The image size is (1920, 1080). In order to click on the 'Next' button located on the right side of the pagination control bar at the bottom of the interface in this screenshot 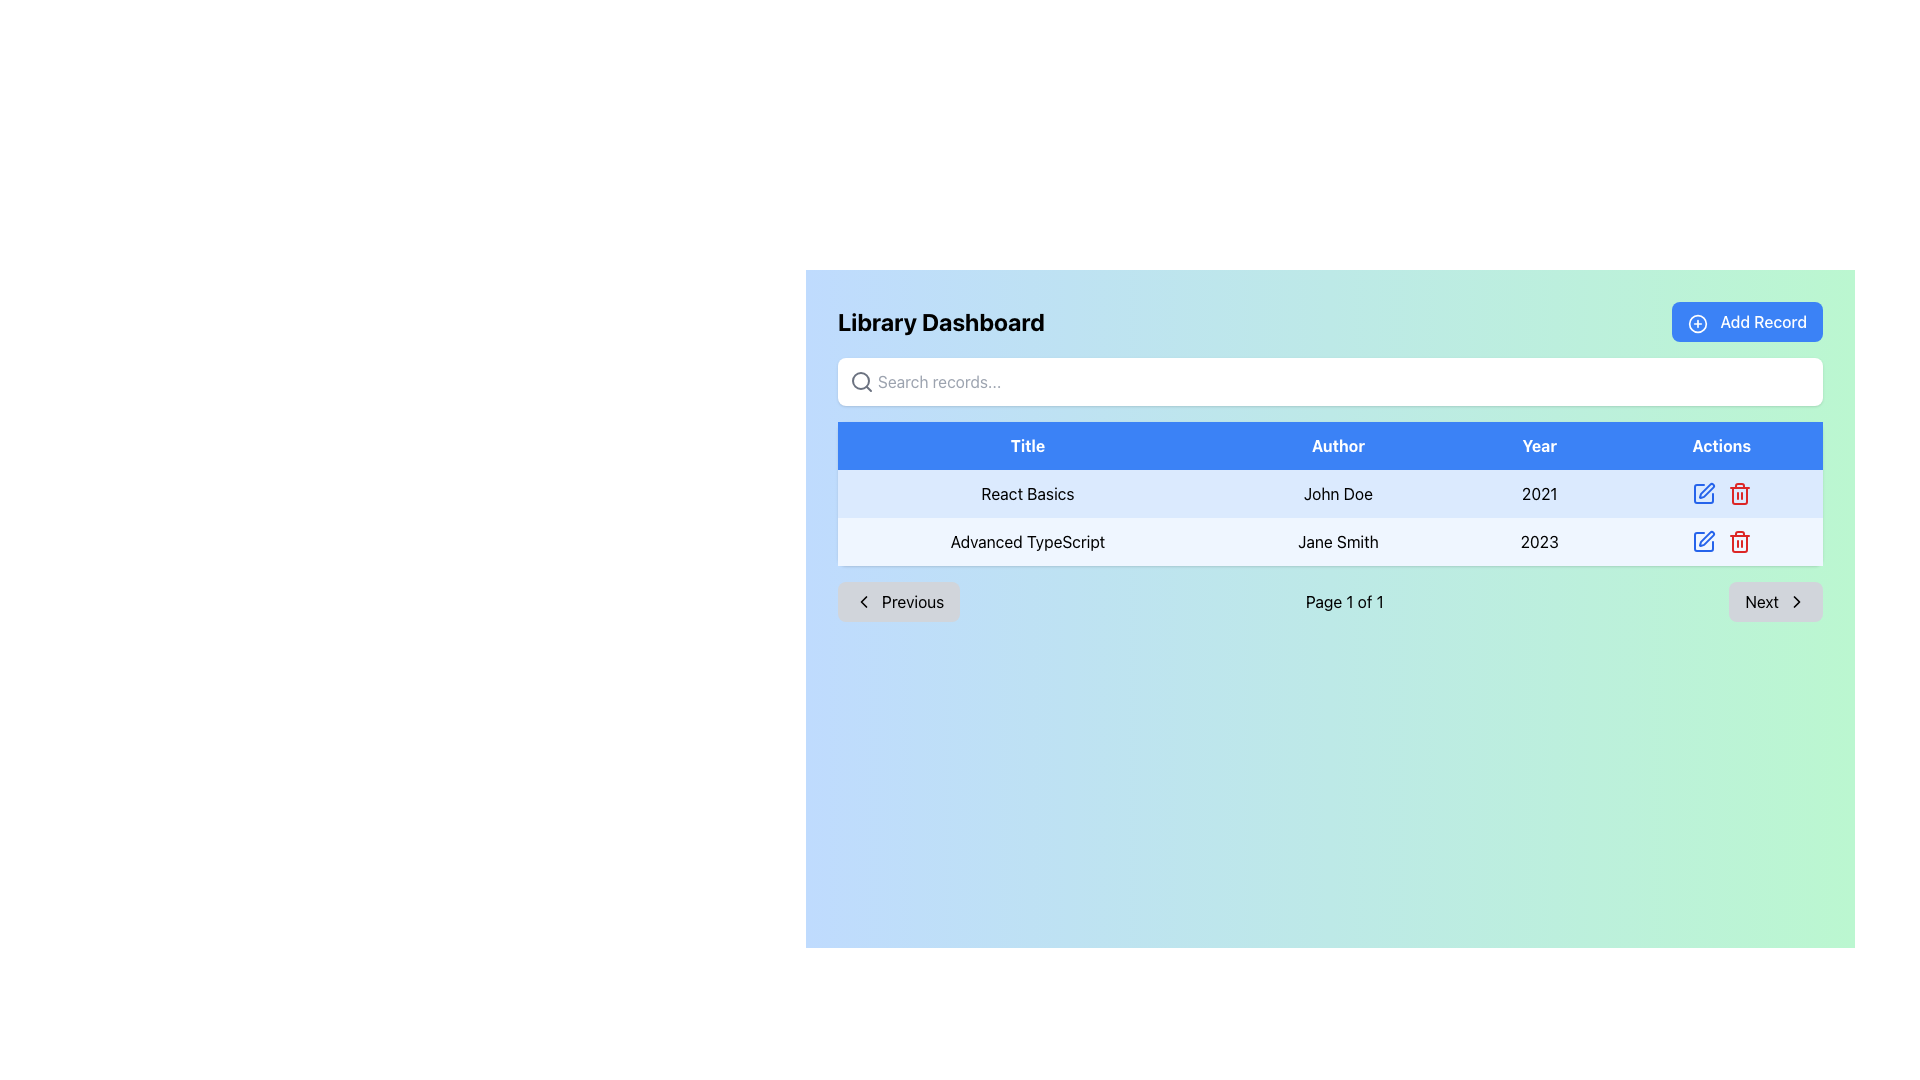, I will do `click(1776, 600)`.